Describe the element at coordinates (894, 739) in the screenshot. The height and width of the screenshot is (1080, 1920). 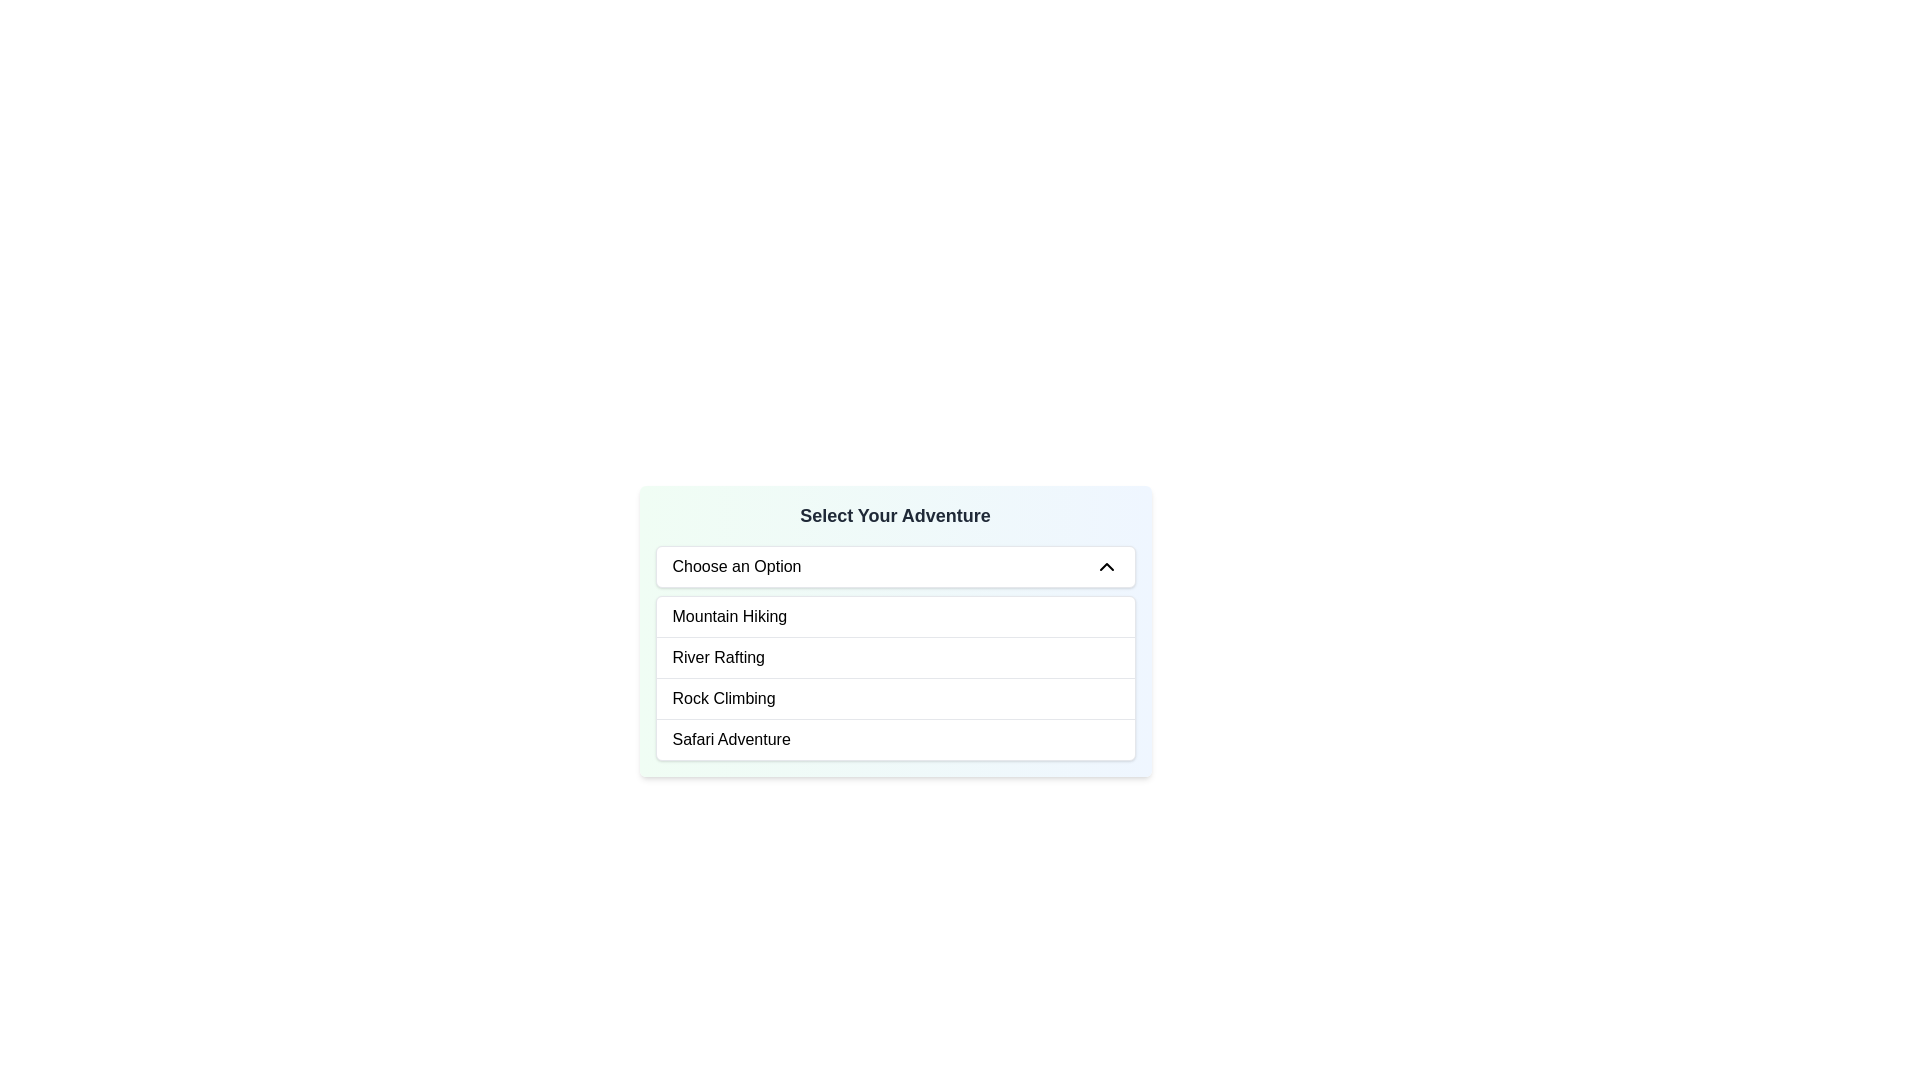
I see `the 'Safari Adventure' option in the dropdown menu` at that location.